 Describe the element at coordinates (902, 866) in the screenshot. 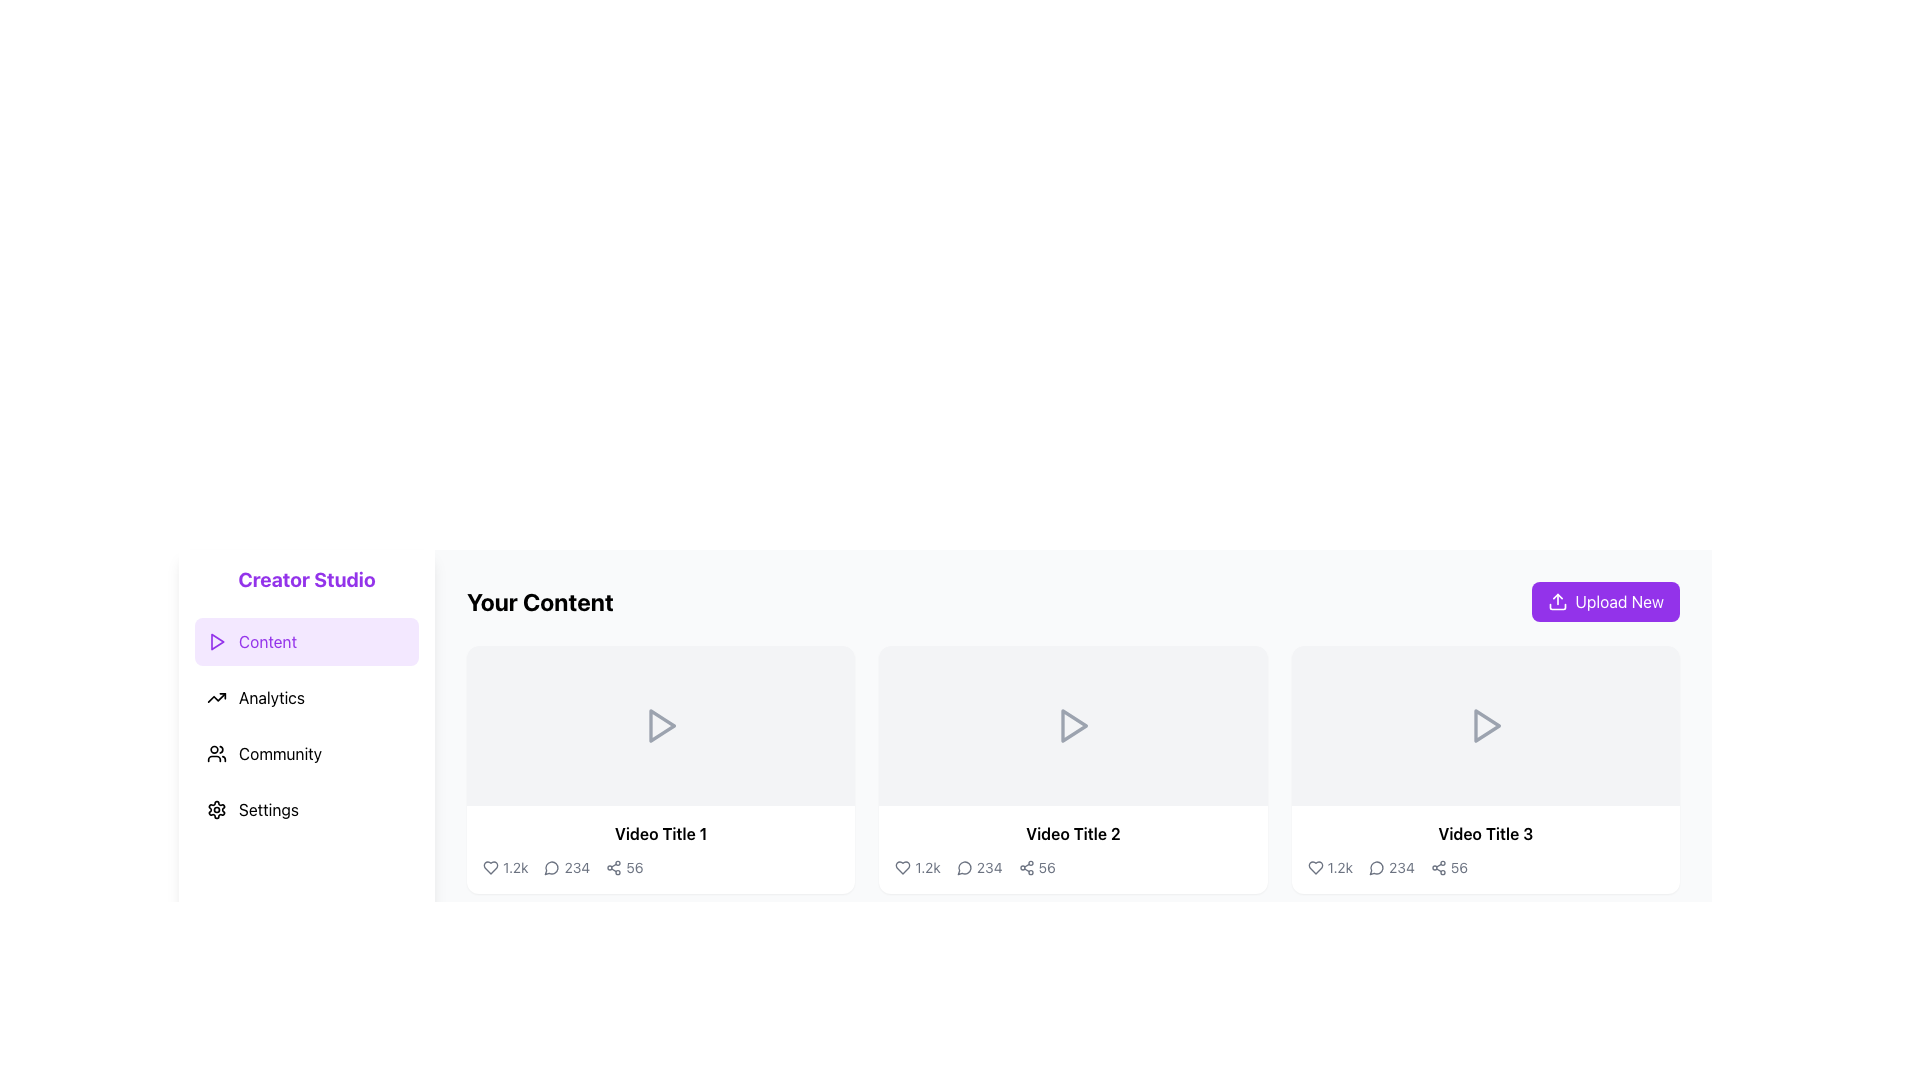

I see `the heart icon, which serves as a 'like' button beneath the second video card in the 'Your Content' section` at that location.